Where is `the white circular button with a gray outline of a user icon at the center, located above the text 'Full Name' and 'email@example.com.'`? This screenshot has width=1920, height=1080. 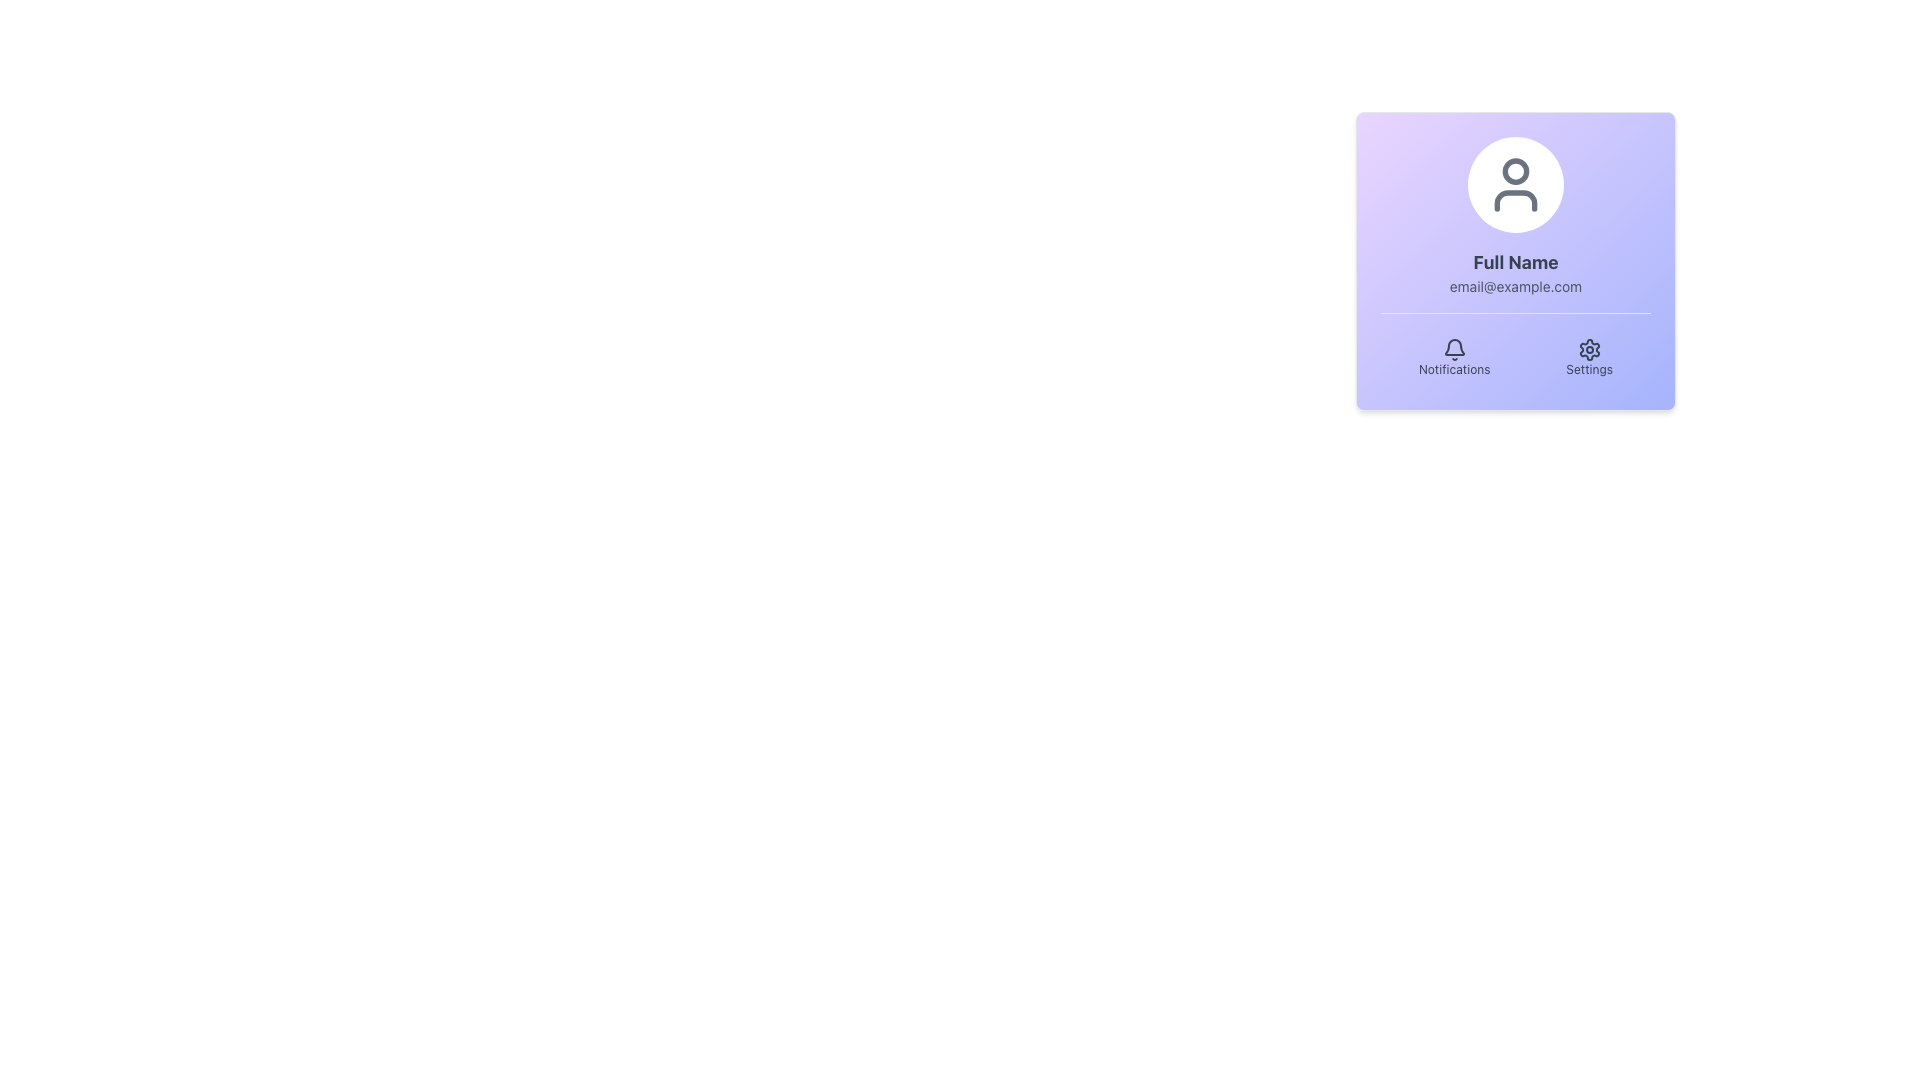 the white circular button with a gray outline of a user icon at the center, located above the text 'Full Name' and 'email@example.com.' is located at coordinates (1516, 185).